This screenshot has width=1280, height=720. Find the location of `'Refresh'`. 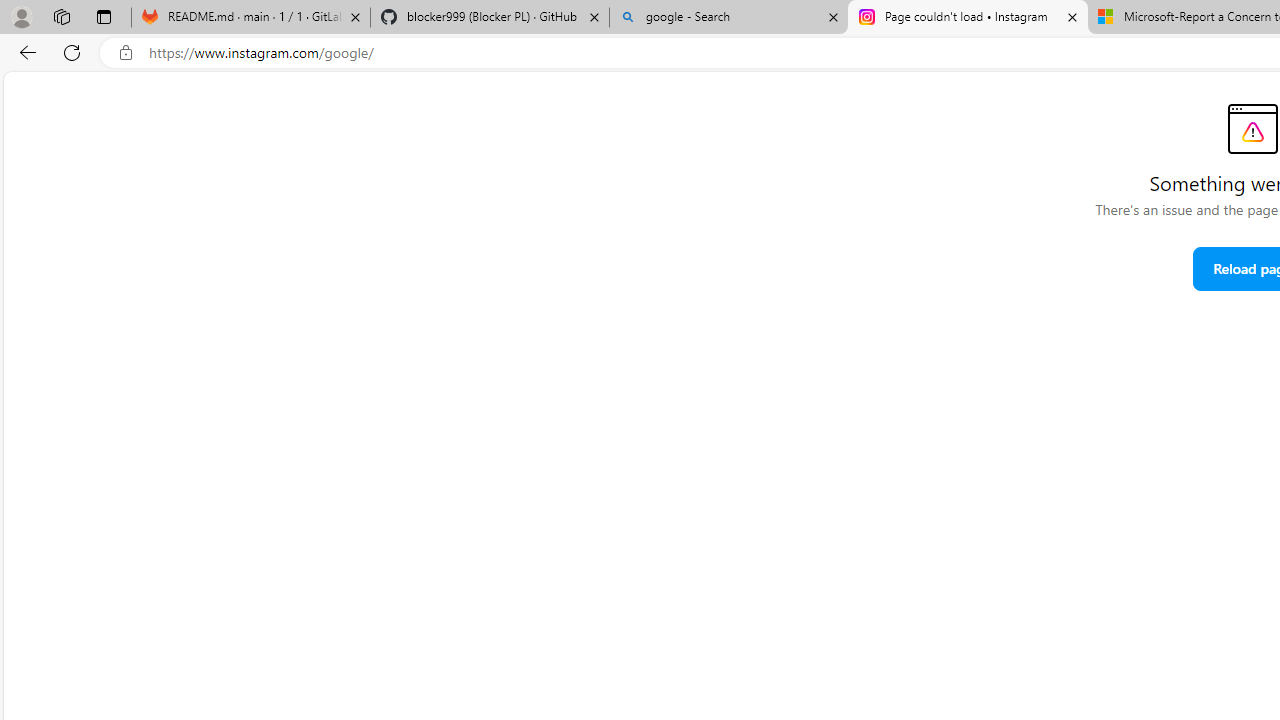

'Refresh' is located at coordinates (72, 51).